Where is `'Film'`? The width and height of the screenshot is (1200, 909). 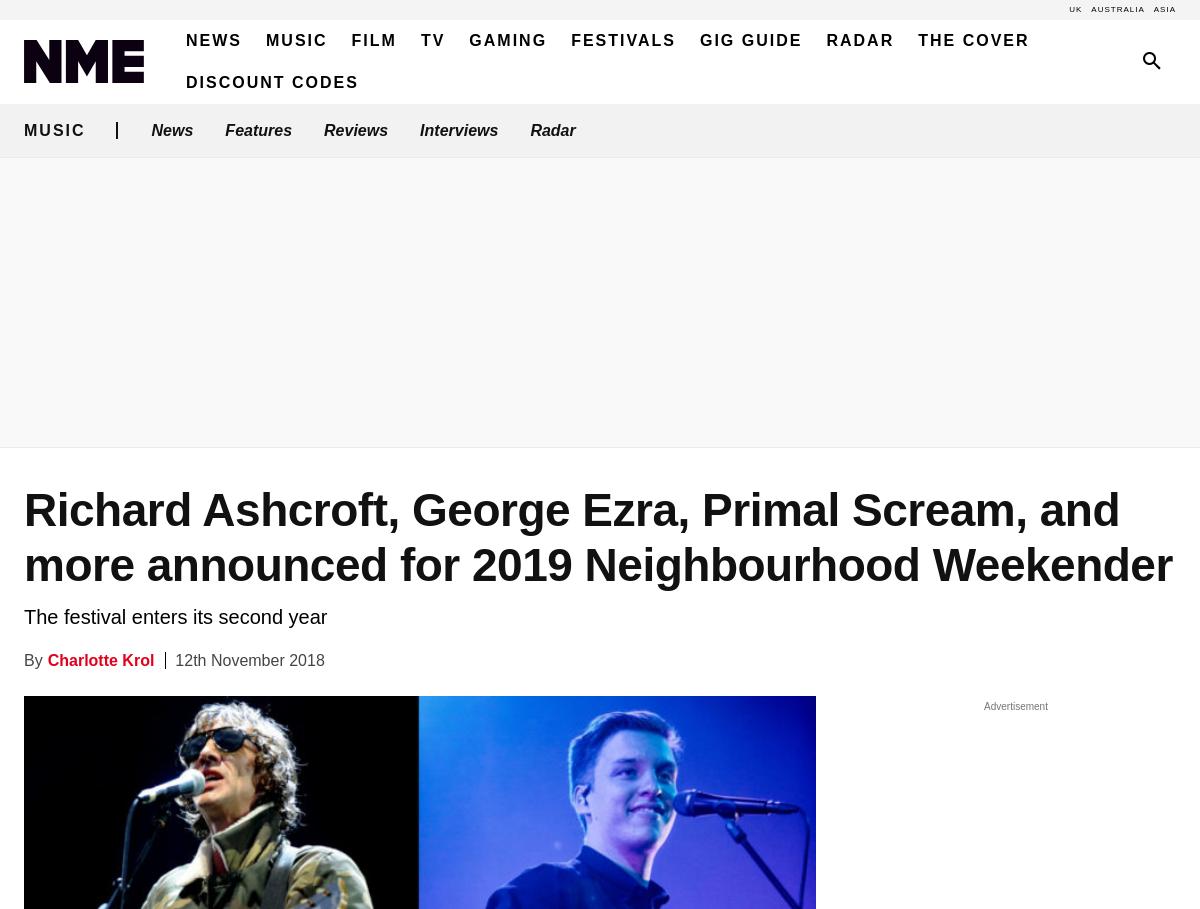
'Film' is located at coordinates (373, 40).